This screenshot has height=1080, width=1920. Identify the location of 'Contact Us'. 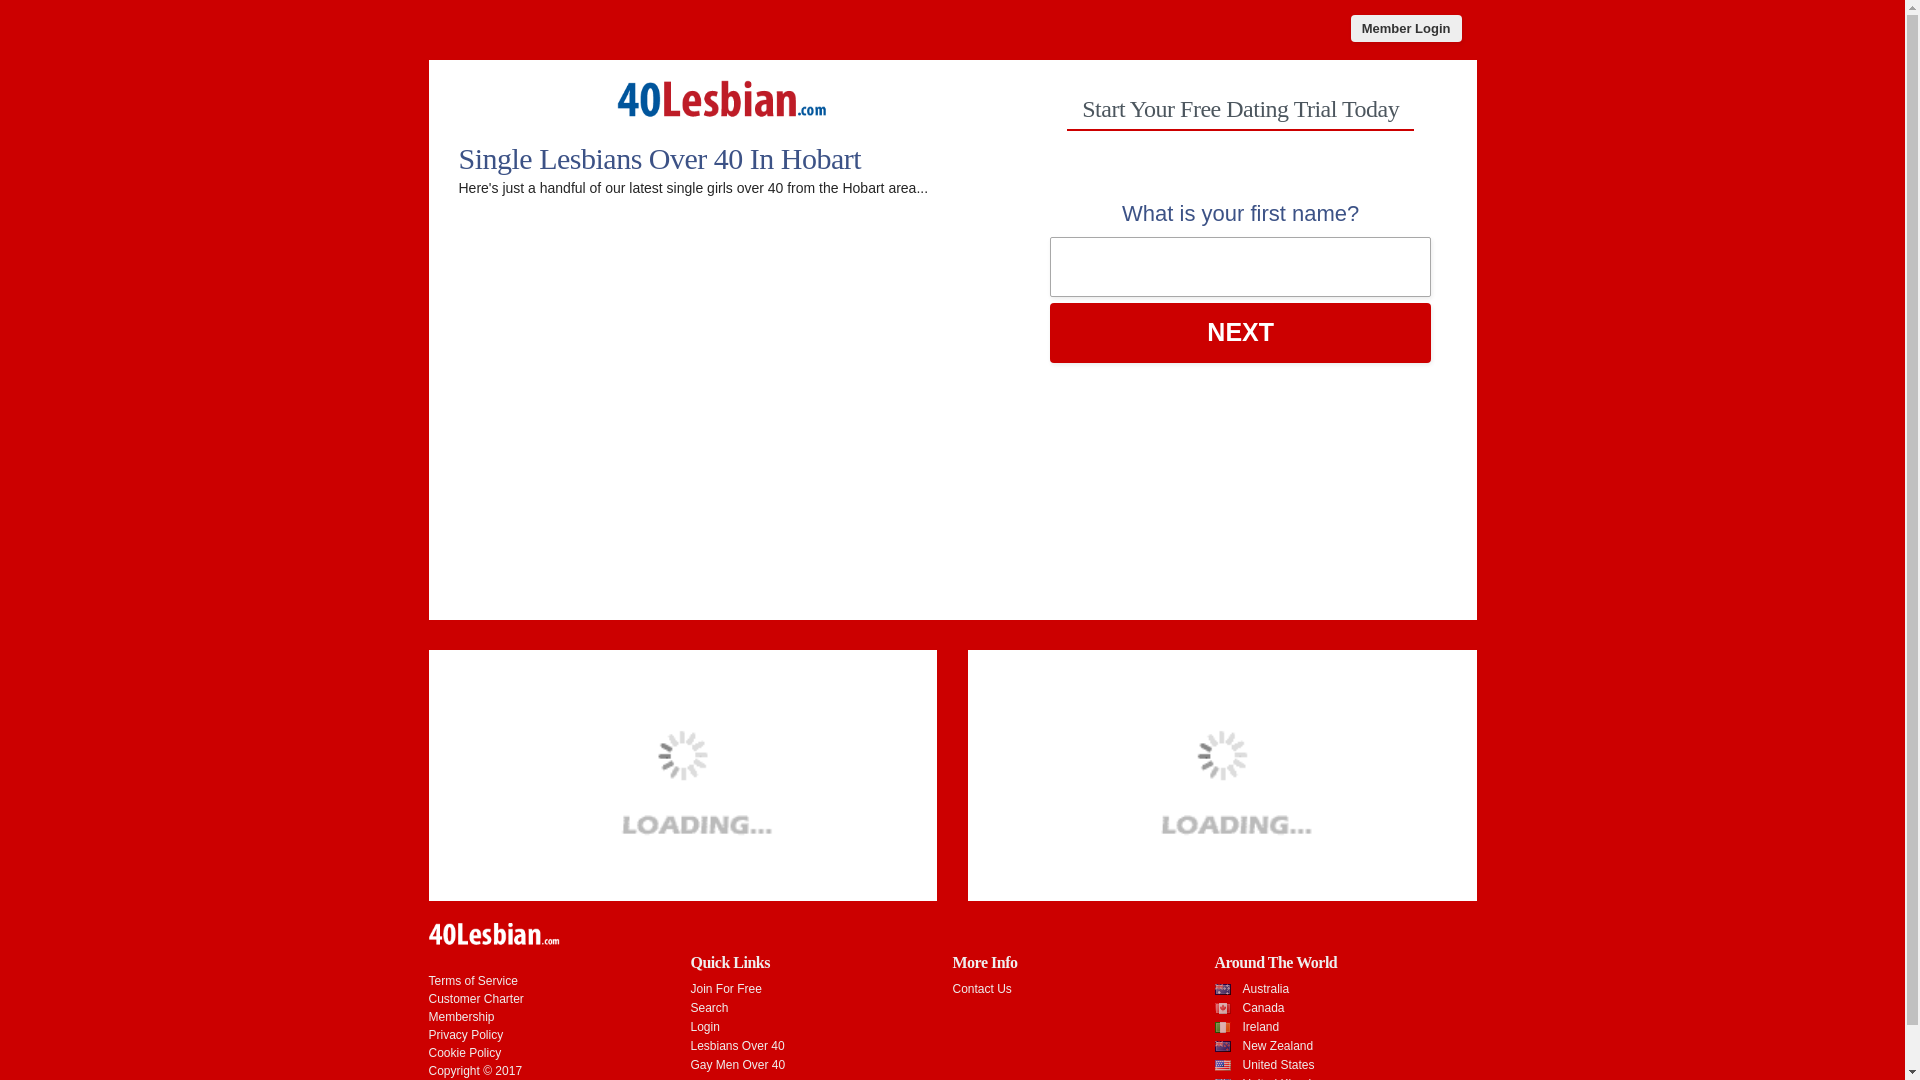
(950, 987).